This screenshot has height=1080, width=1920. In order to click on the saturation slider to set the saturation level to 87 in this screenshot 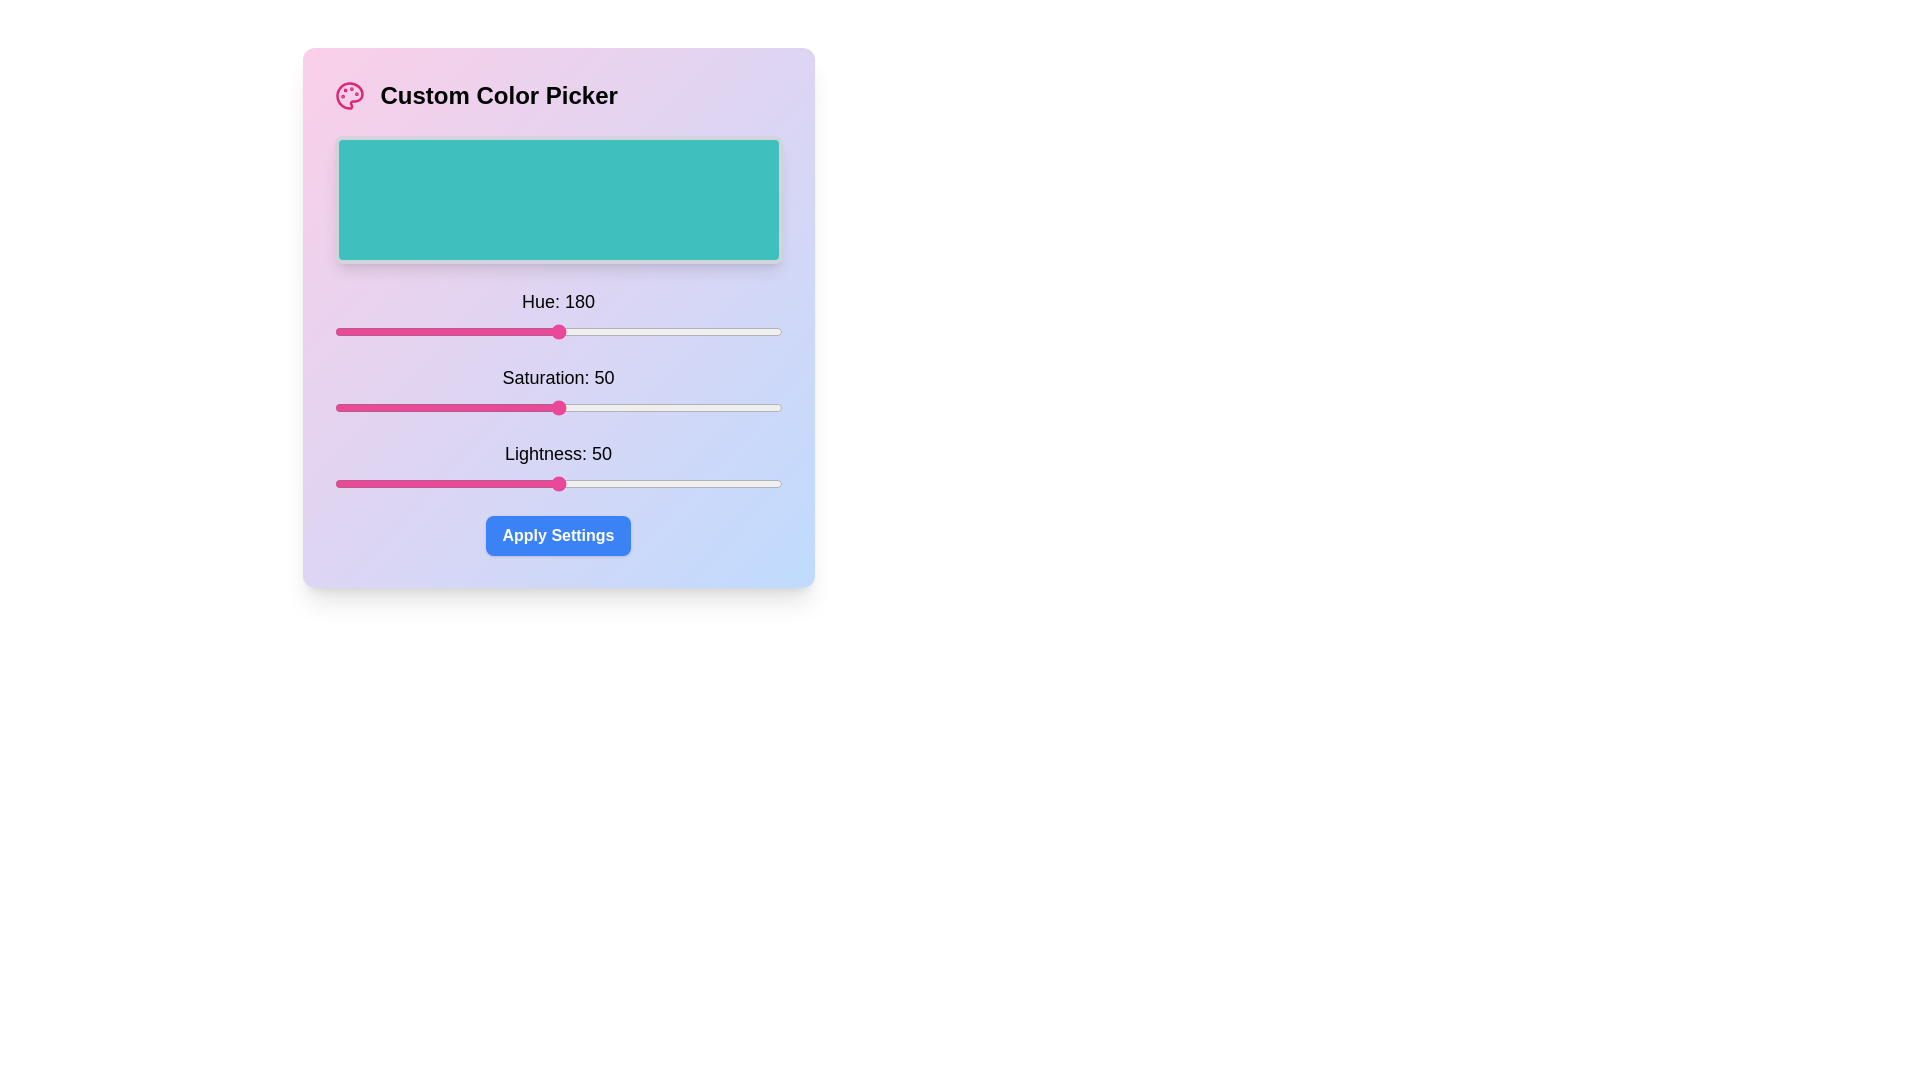, I will do `click(723, 407)`.